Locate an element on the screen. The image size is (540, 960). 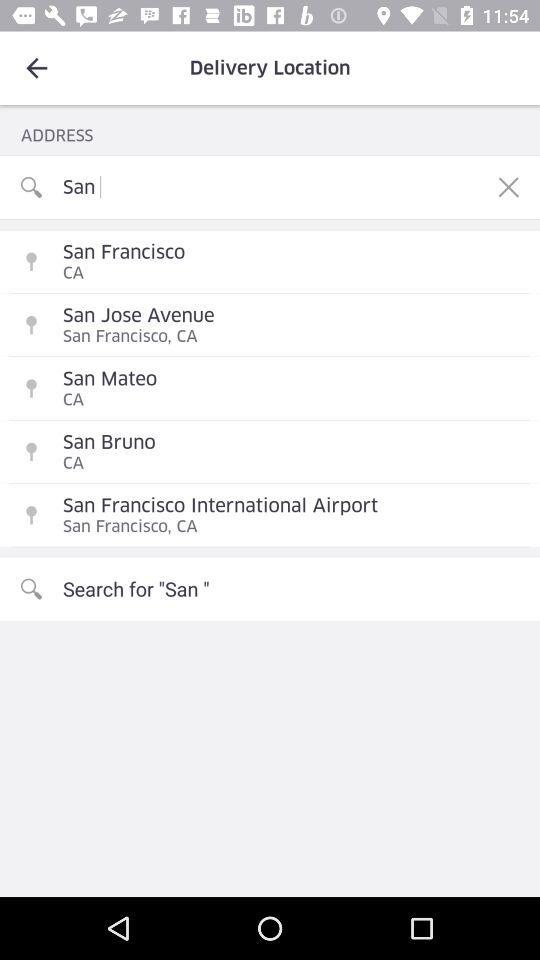
icon to the left of the delivery location item is located at coordinates (36, 68).